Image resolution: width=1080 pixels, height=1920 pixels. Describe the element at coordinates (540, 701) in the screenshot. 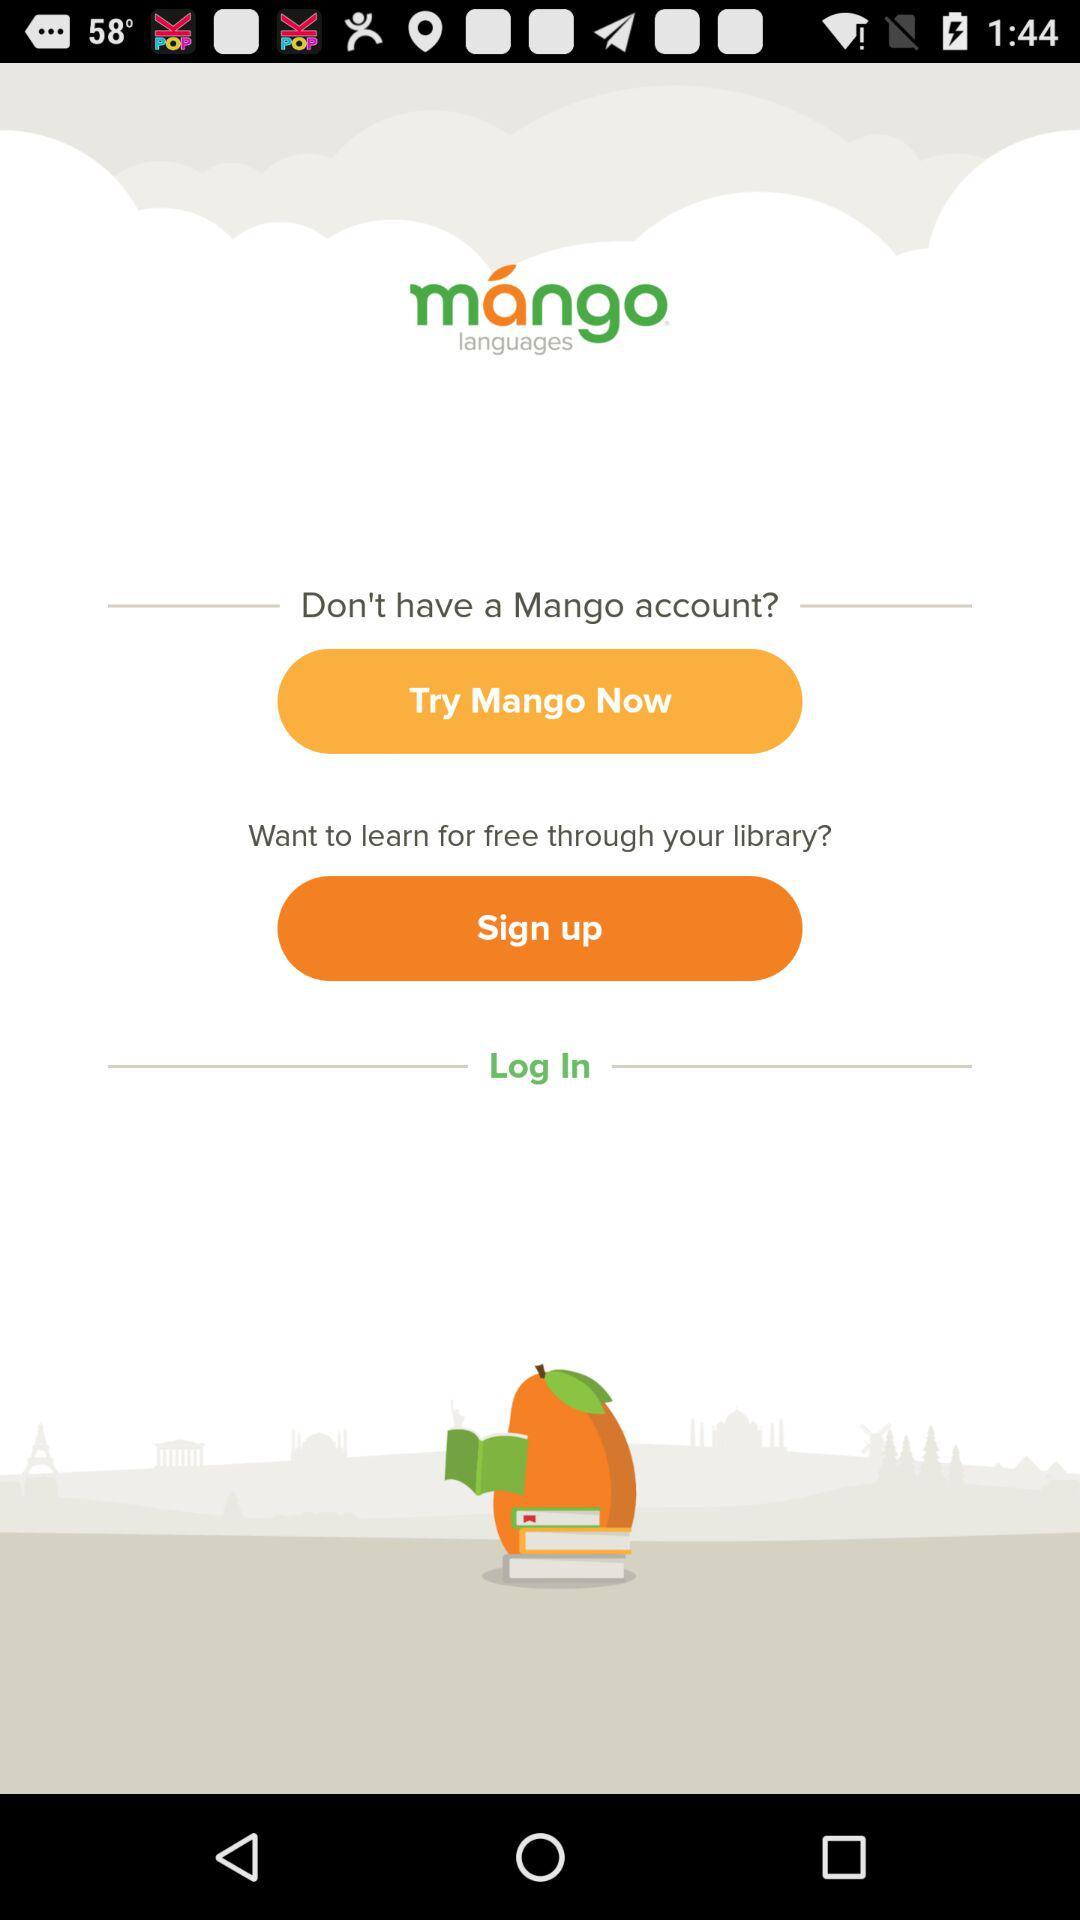

I see `the item above the want to learn item` at that location.